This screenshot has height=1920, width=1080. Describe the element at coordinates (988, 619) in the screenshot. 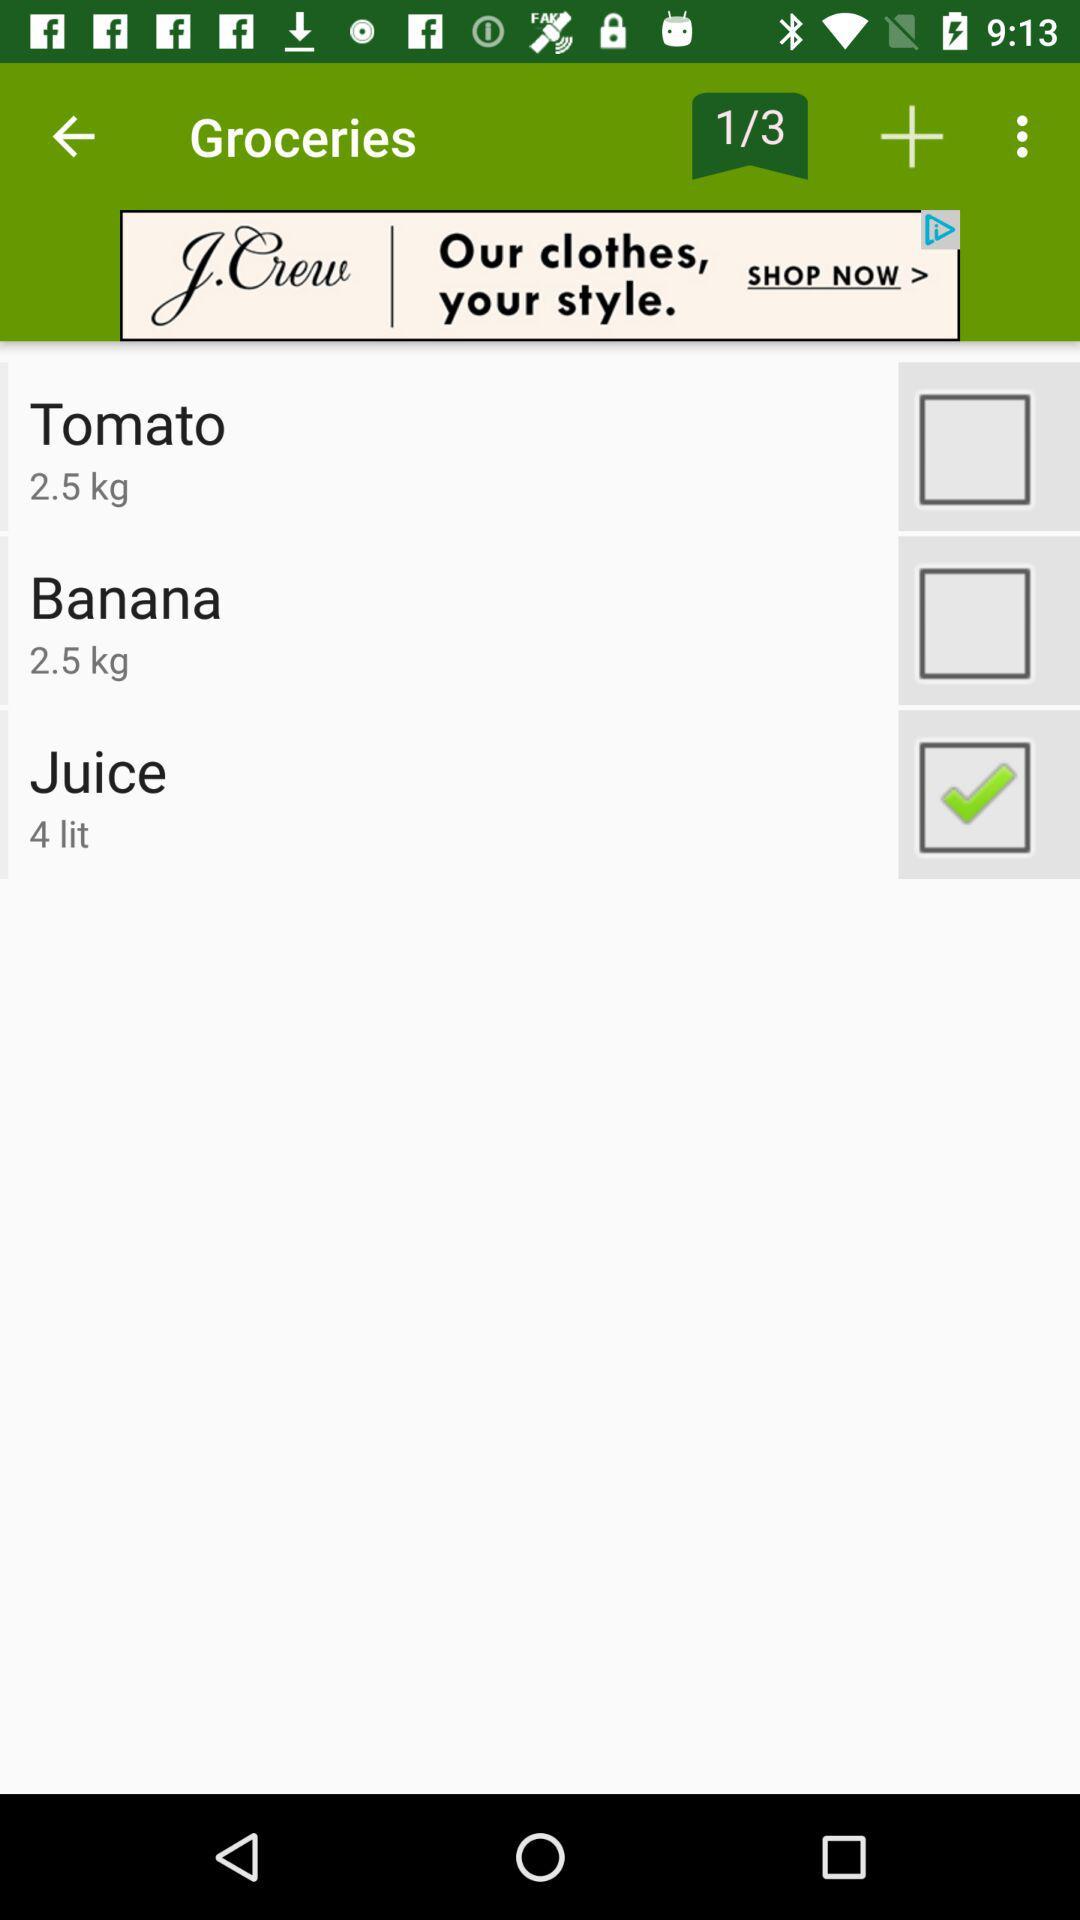

I see `banana` at that location.